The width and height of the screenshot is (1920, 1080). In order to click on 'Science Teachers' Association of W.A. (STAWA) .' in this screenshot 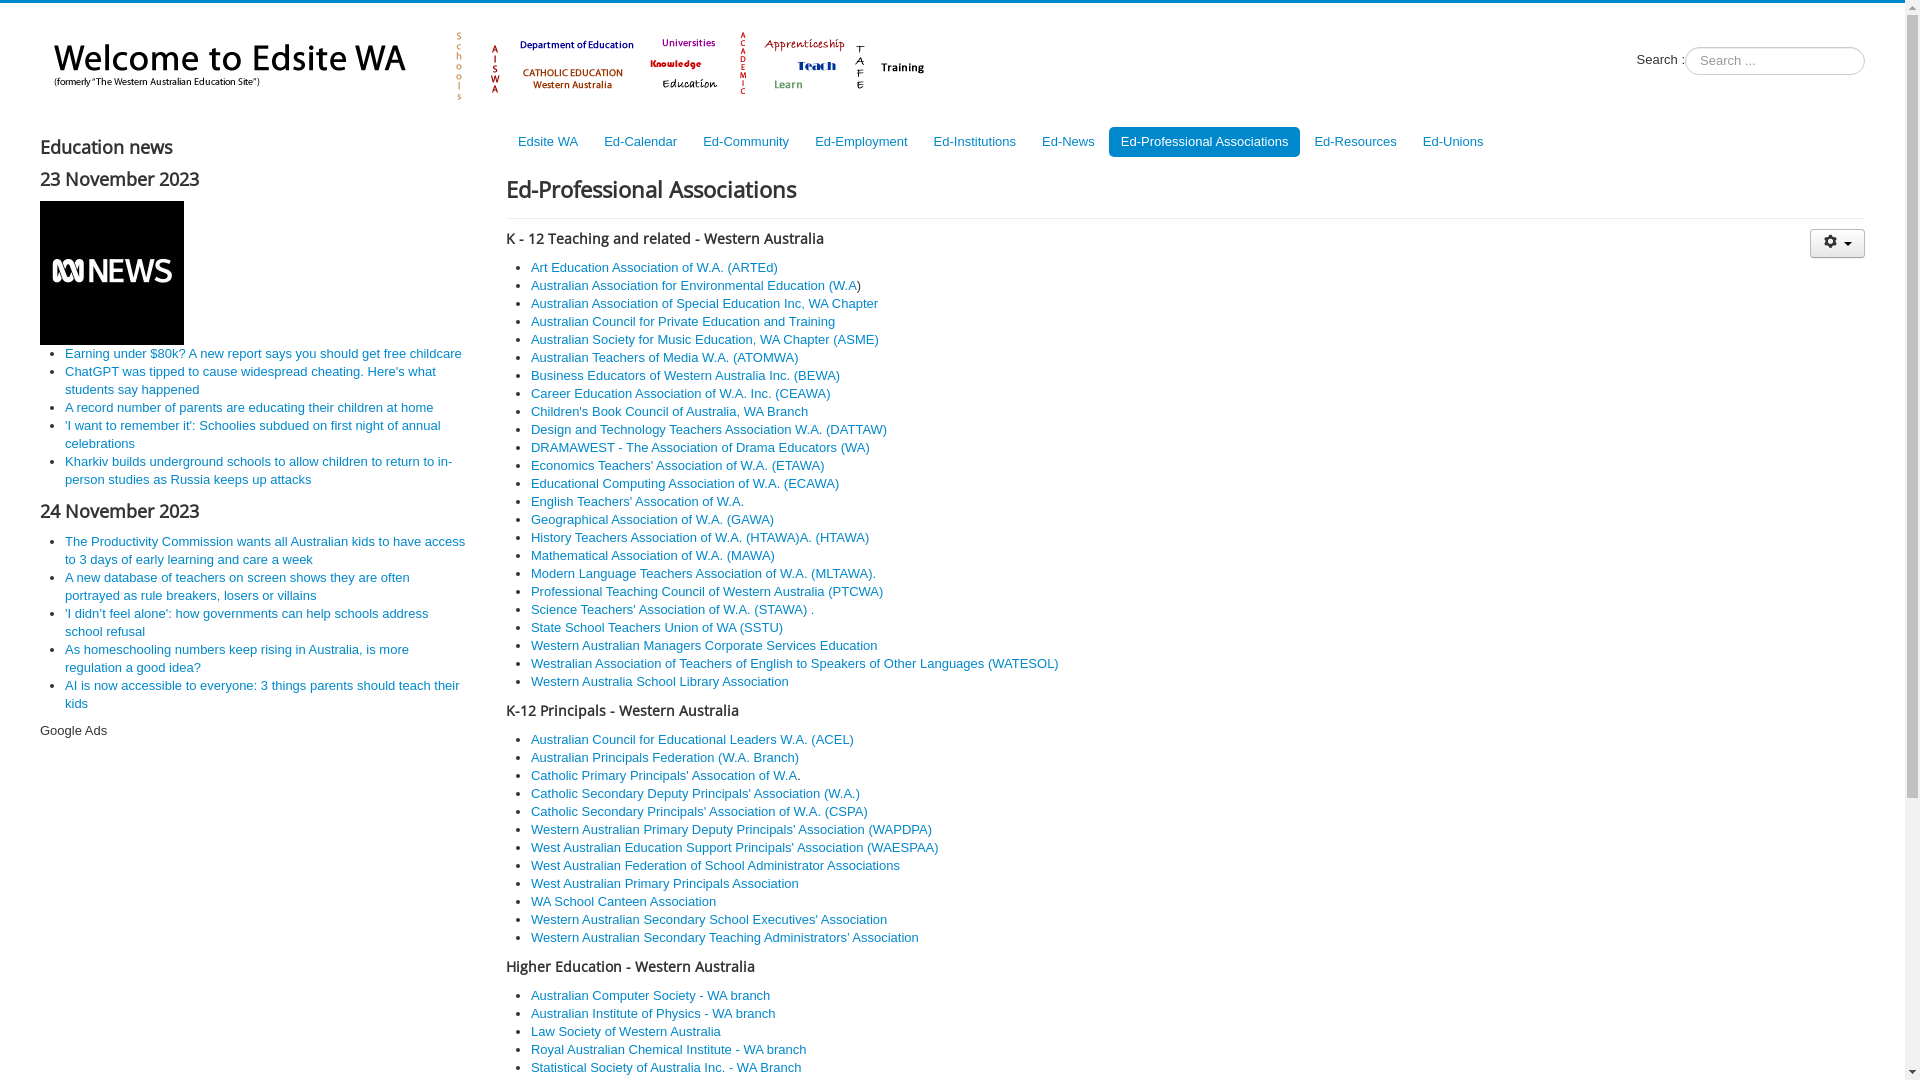, I will do `click(672, 608)`.